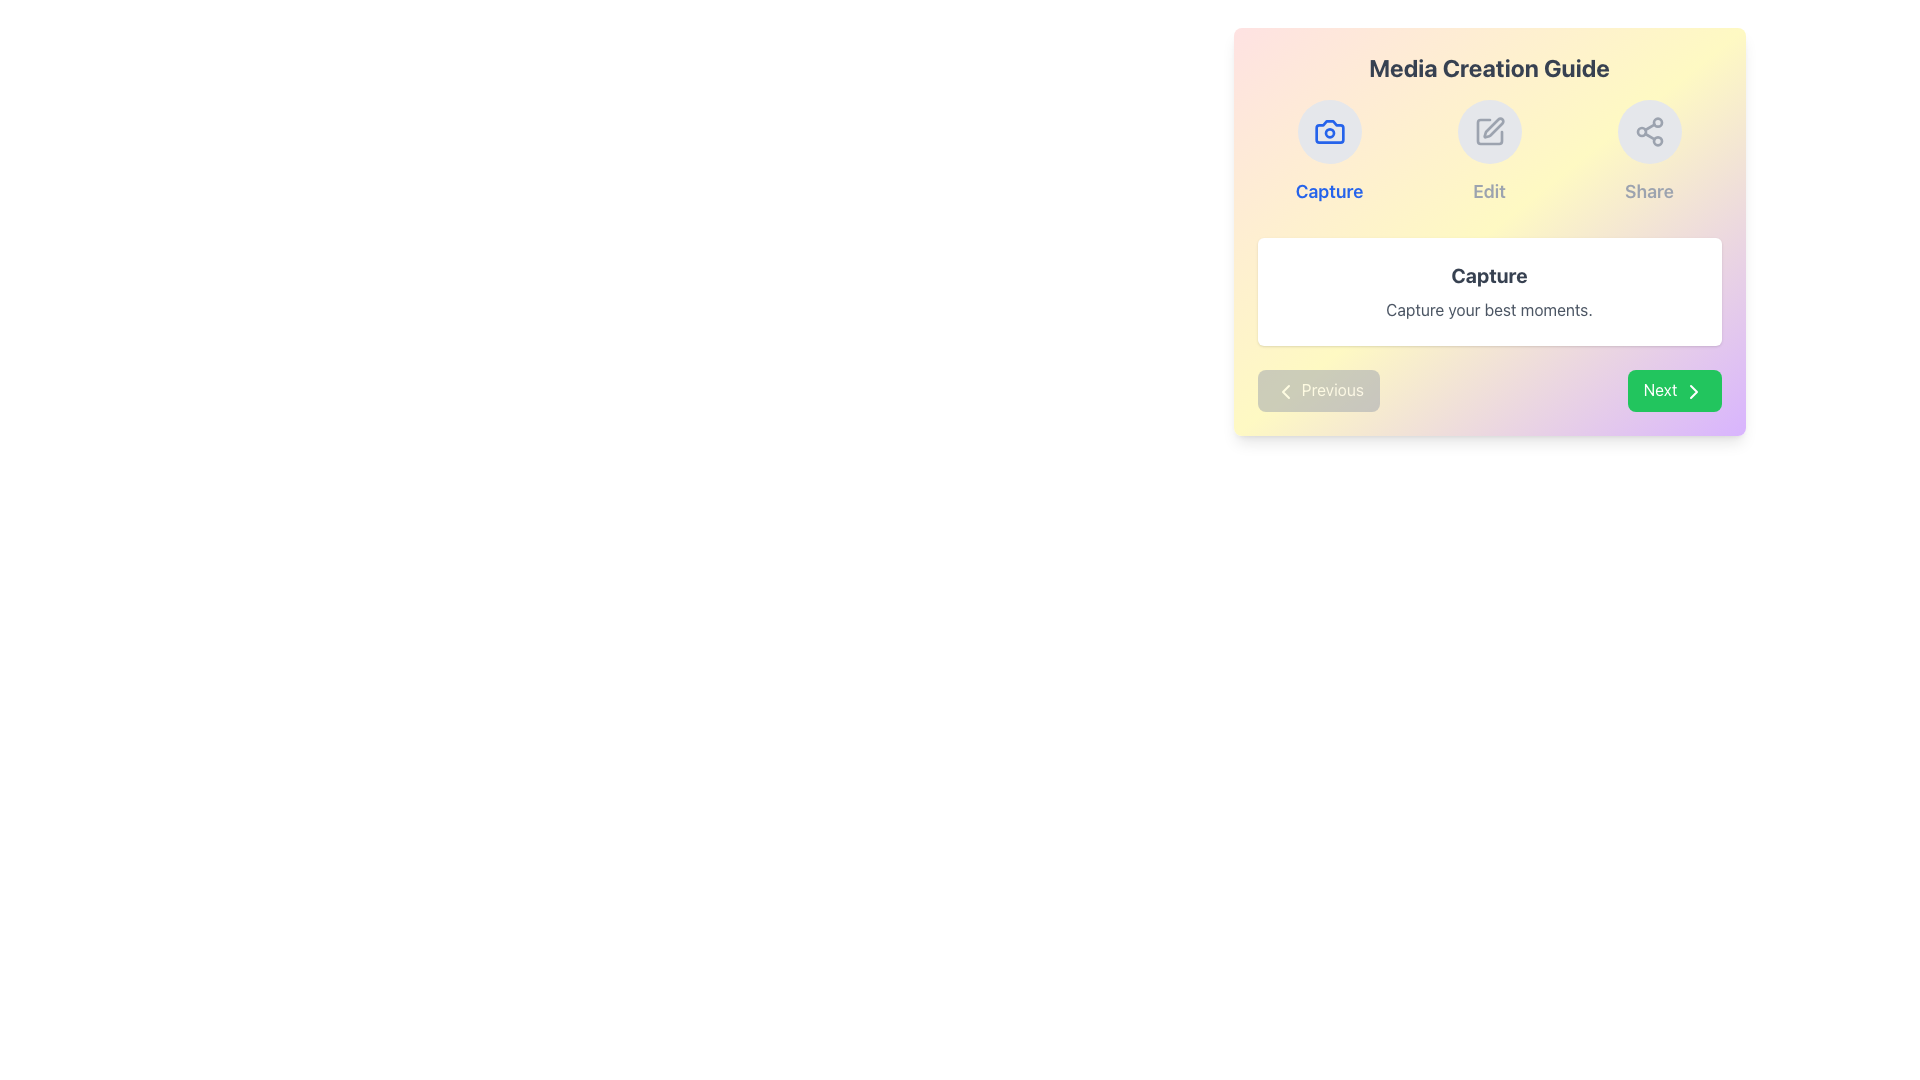 Image resolution: width=1920 pixels, height=1080 pixels. Describe the element at coordinates (1692, 391) in the screenshot. I see `the static visual indicator which is the 'Next' button located at the bottom right corner of the 'Media Creation Guide' card` at that location.